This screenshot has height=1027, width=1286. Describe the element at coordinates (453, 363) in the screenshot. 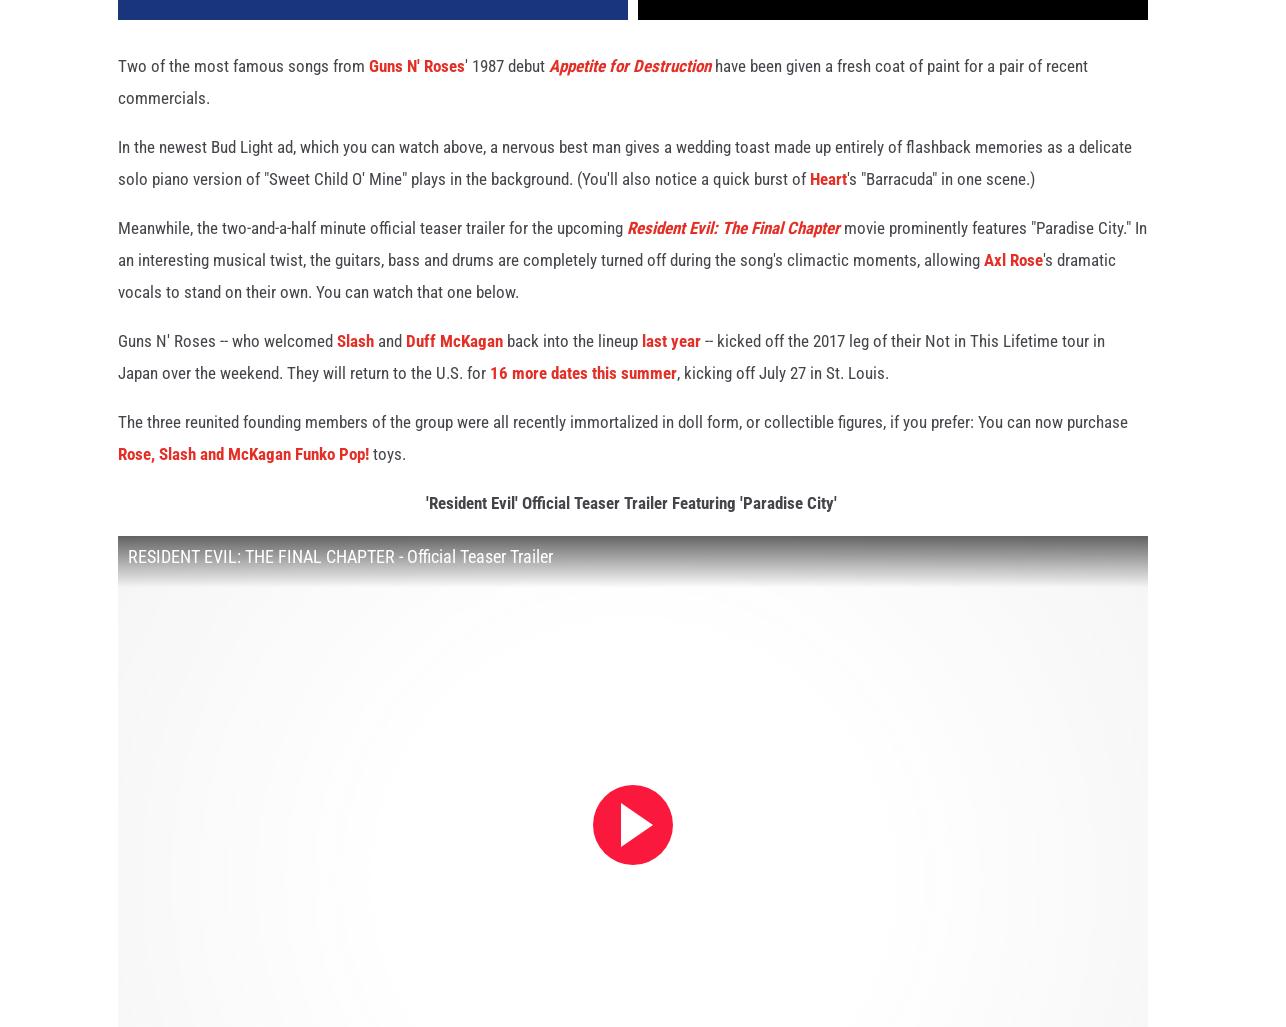

I see `'Duff McKagan'` at that location.